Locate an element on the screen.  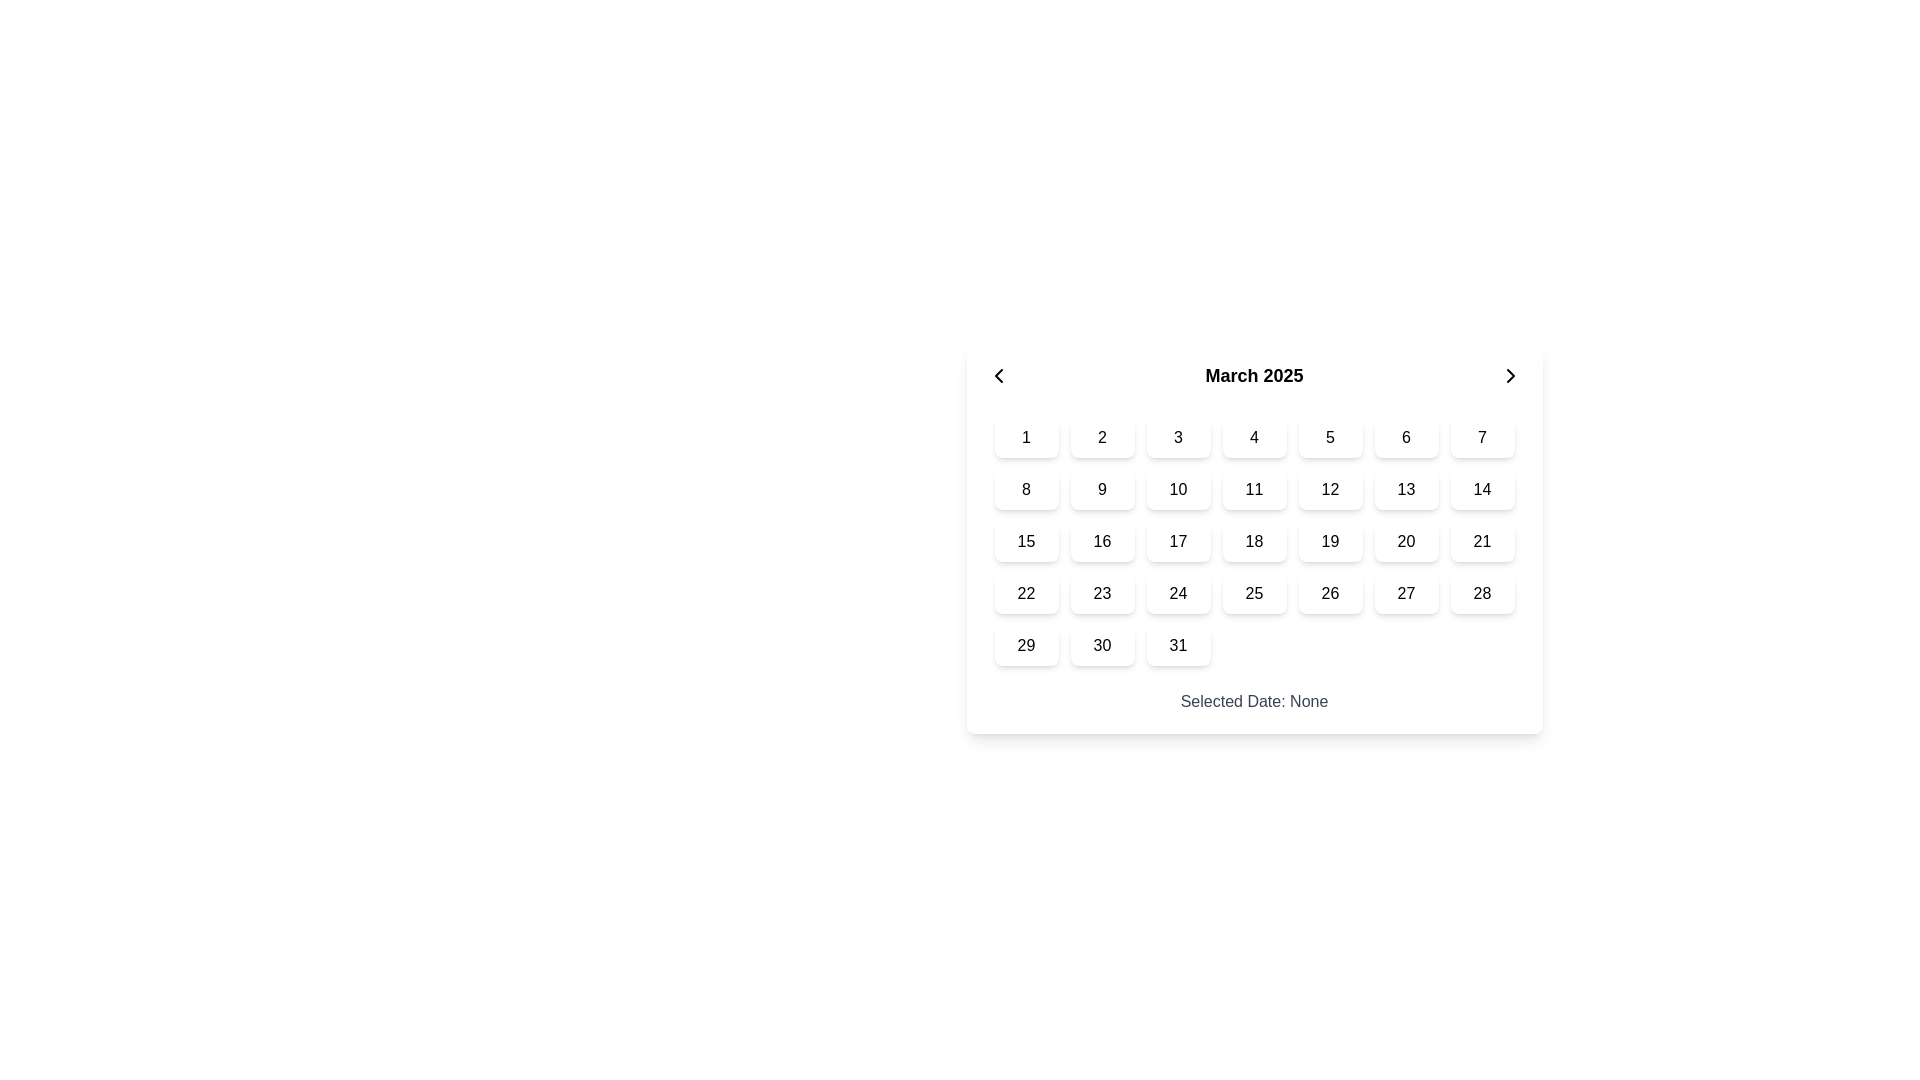
the day selection button for the 11th day of March 2025 located in the second row and fourth column of the calendar widget is located at coordinates (1253, 489).